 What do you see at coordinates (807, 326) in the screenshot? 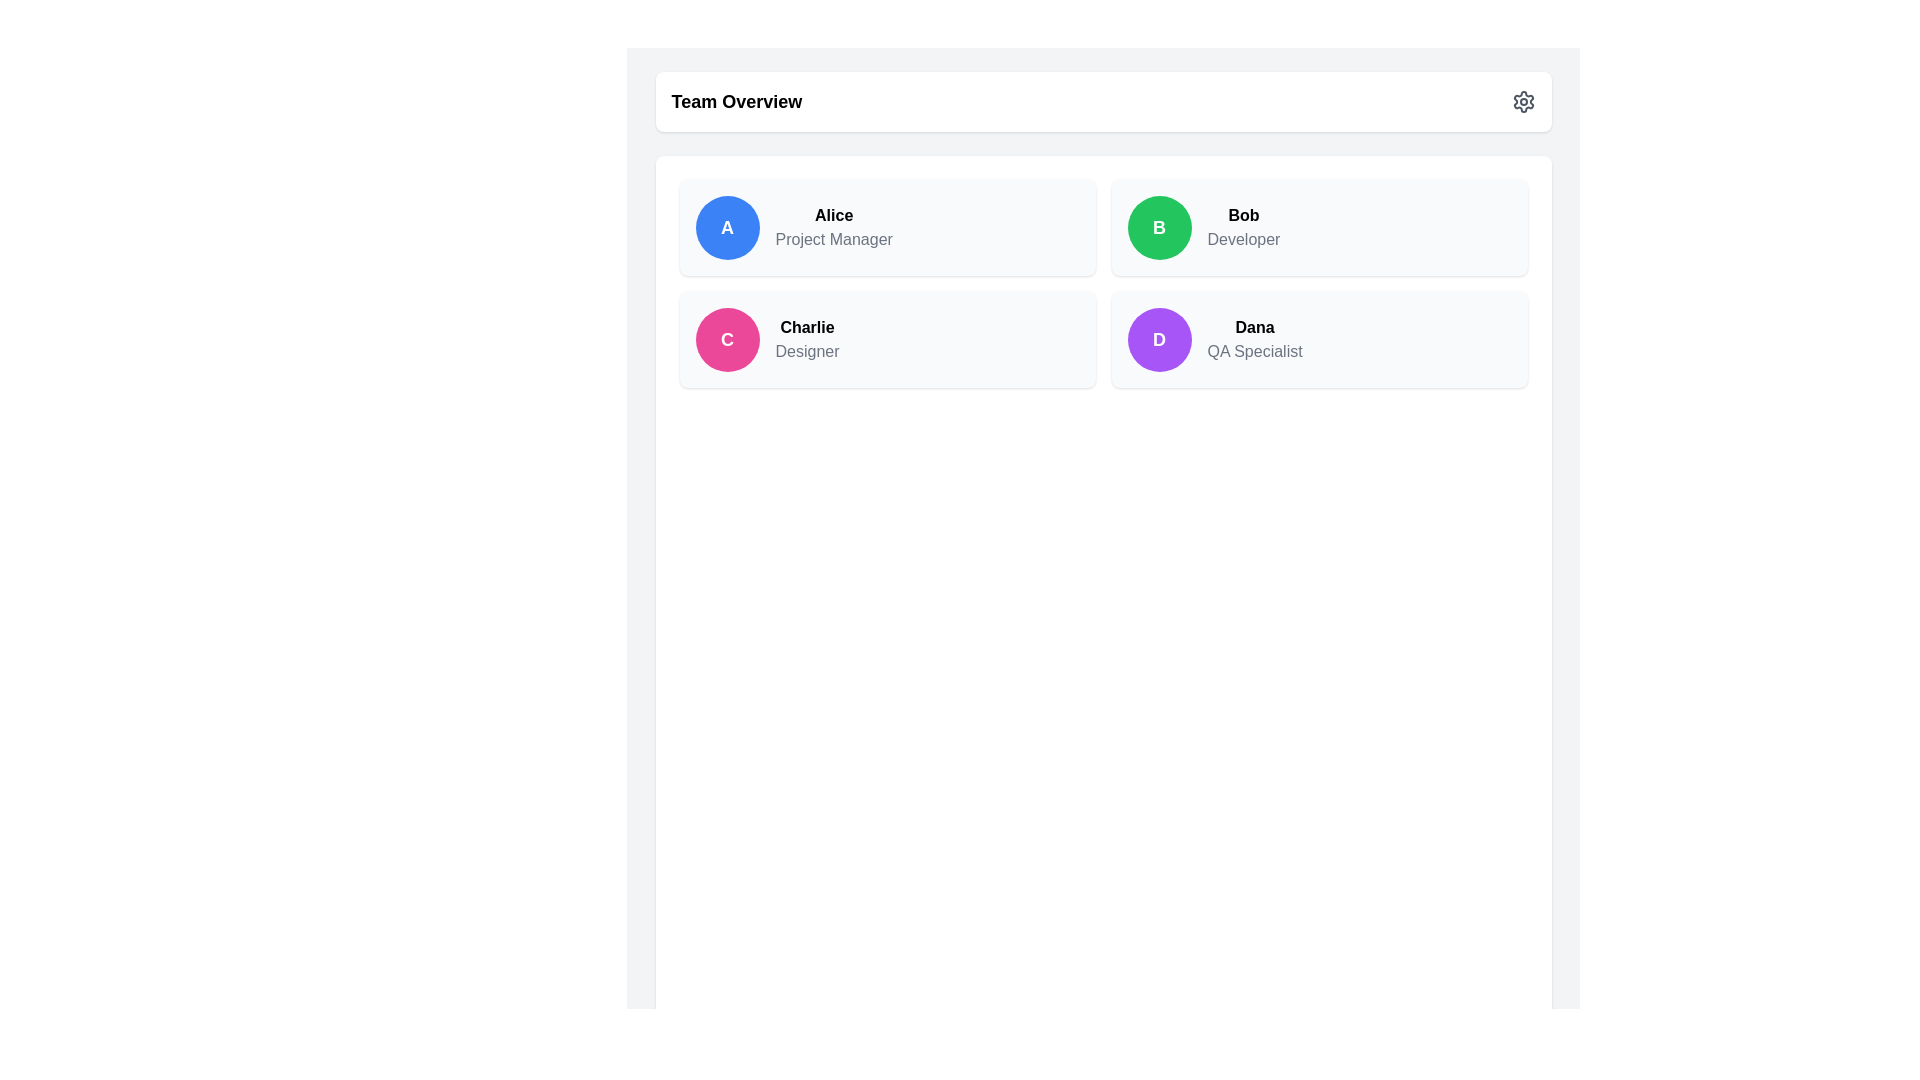
I see `text displayed in the bold label 'Charlie' located in the first column of the second row within the team member card layout` at bounding box center [807, 326].